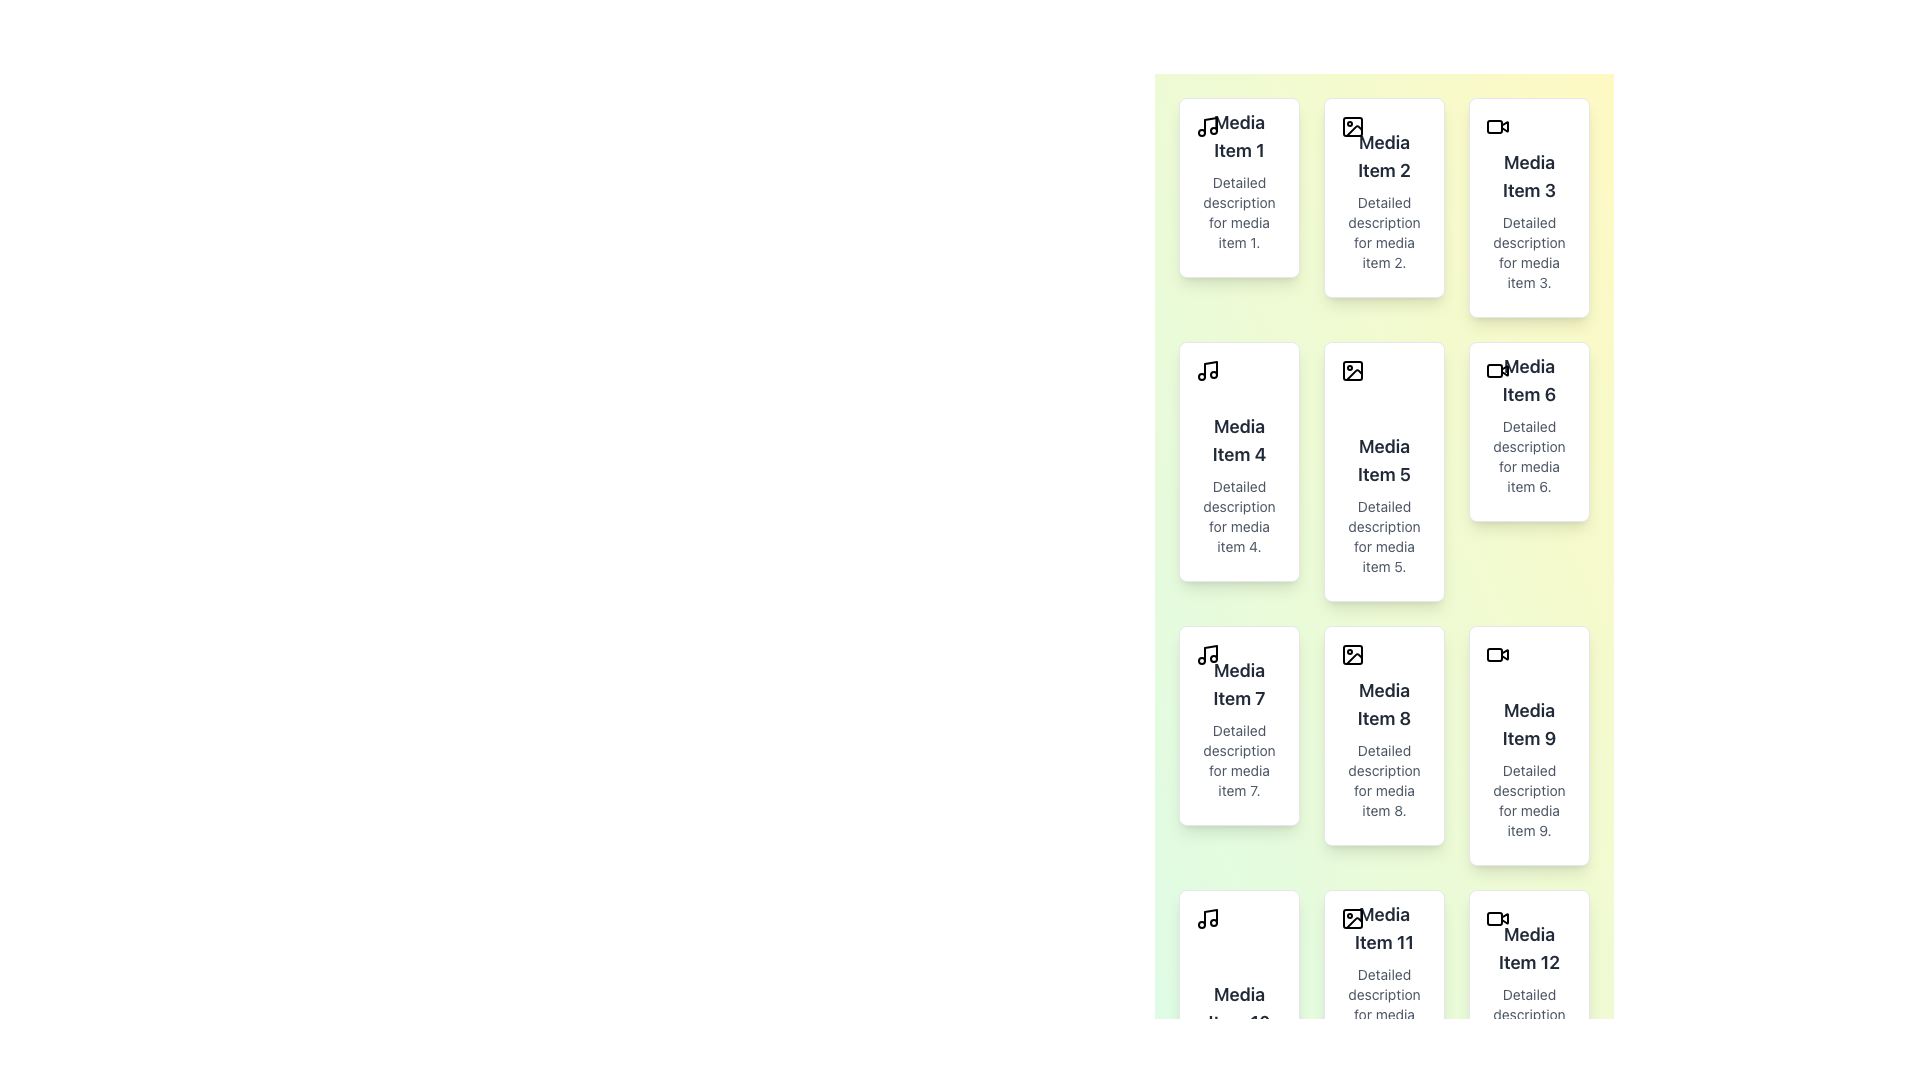 This screenshot has height=1080, width=1920. What do you see at coordinates (1207, 655) in the screenshot?
I see `the minimalist black outlined music note icon located at the top-left corner of the 'Media Item 7' card to identify it as a representation of media type` at bounding box center [1207, 655].